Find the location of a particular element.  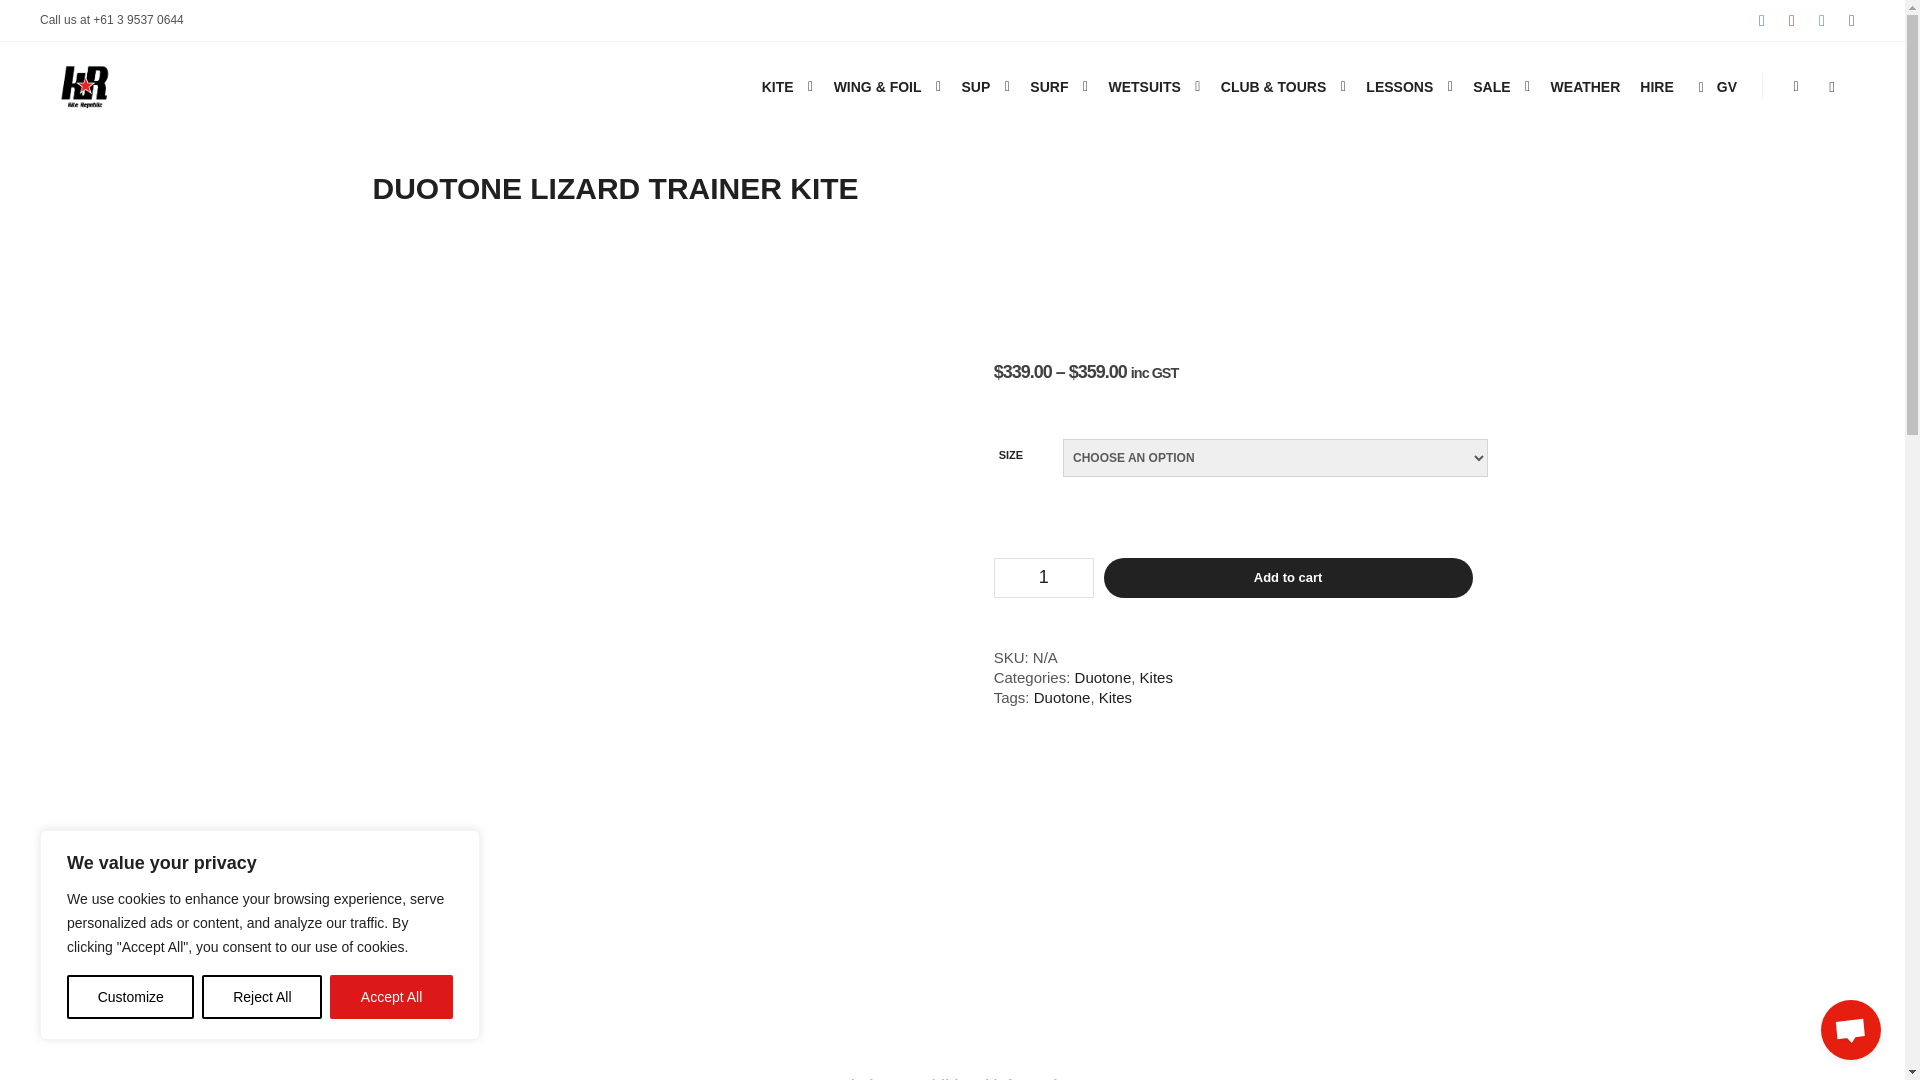

'GV' is located at coordinates (1714, 86).